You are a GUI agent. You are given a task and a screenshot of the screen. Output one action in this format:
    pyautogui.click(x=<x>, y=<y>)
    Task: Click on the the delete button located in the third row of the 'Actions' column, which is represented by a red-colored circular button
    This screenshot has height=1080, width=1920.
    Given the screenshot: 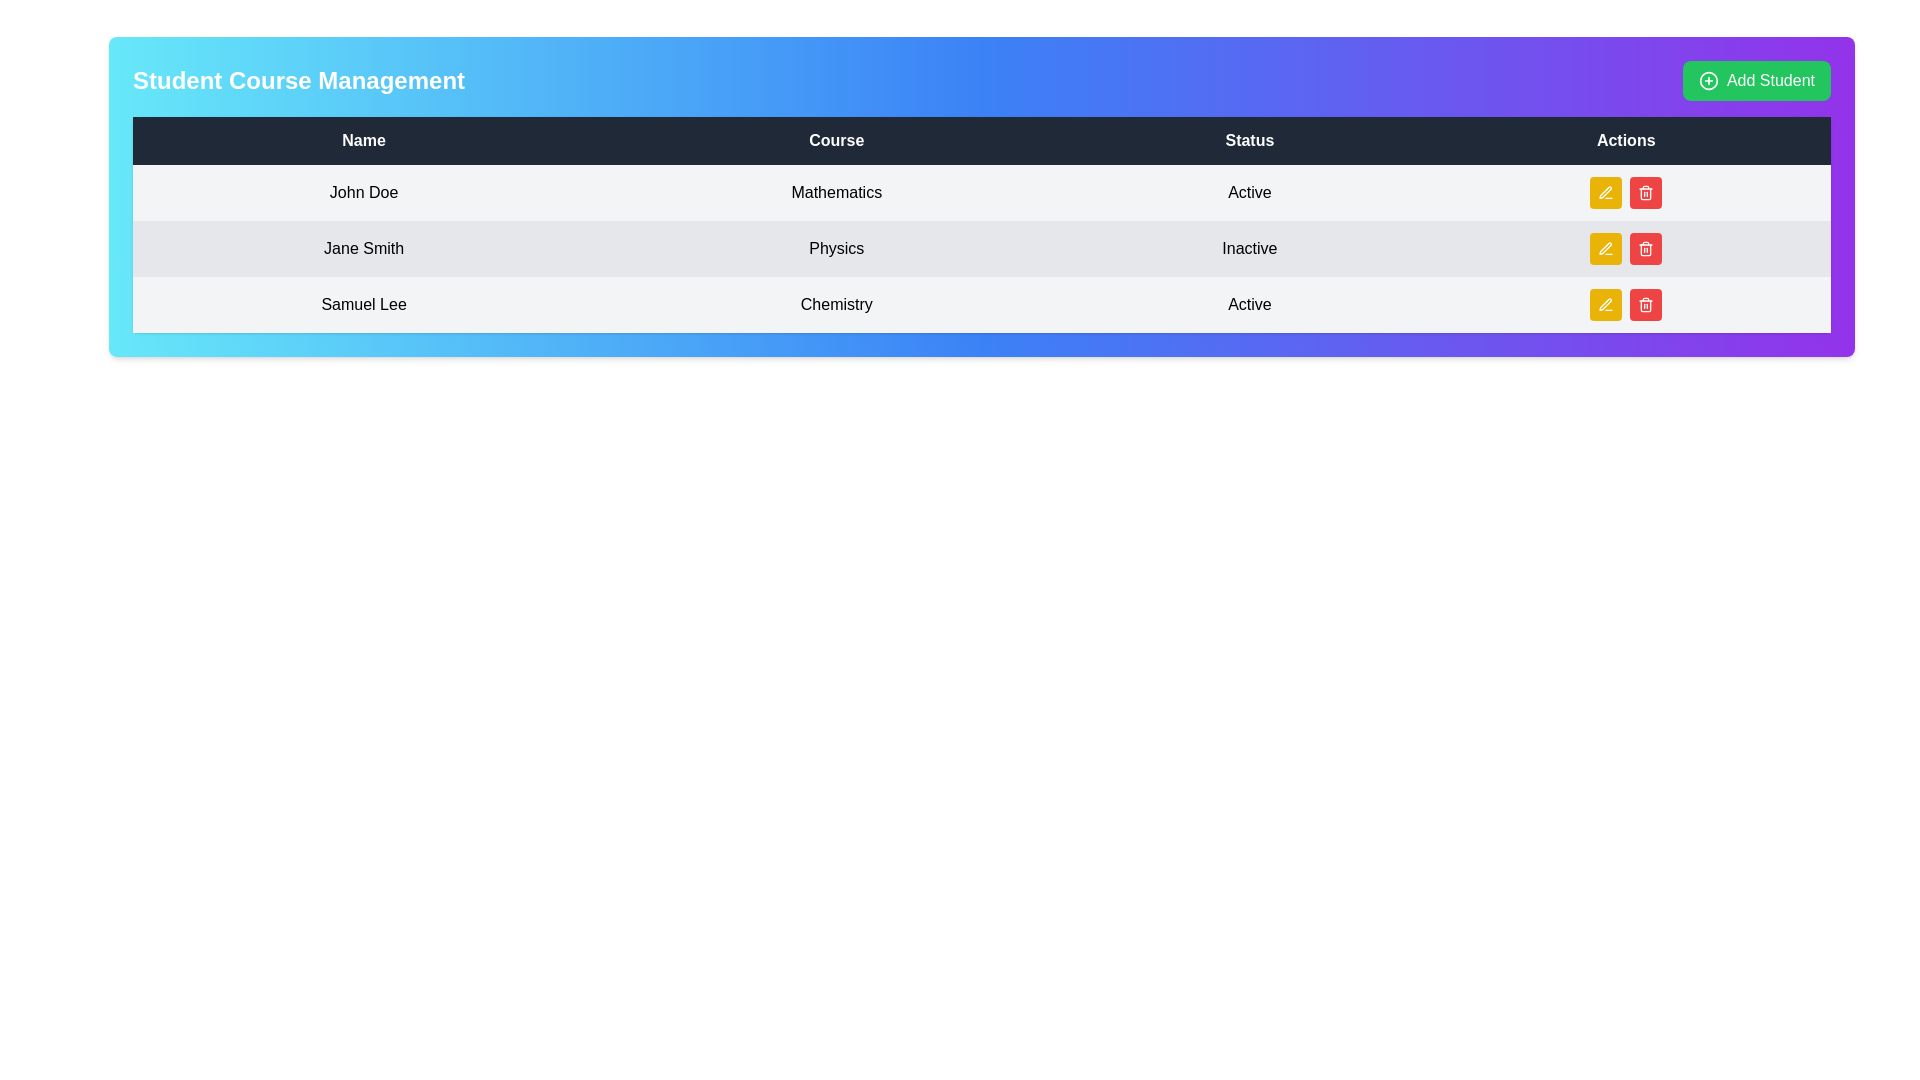 What is the action you would take?
    pyautogui.click(x=1646, y=248)
    